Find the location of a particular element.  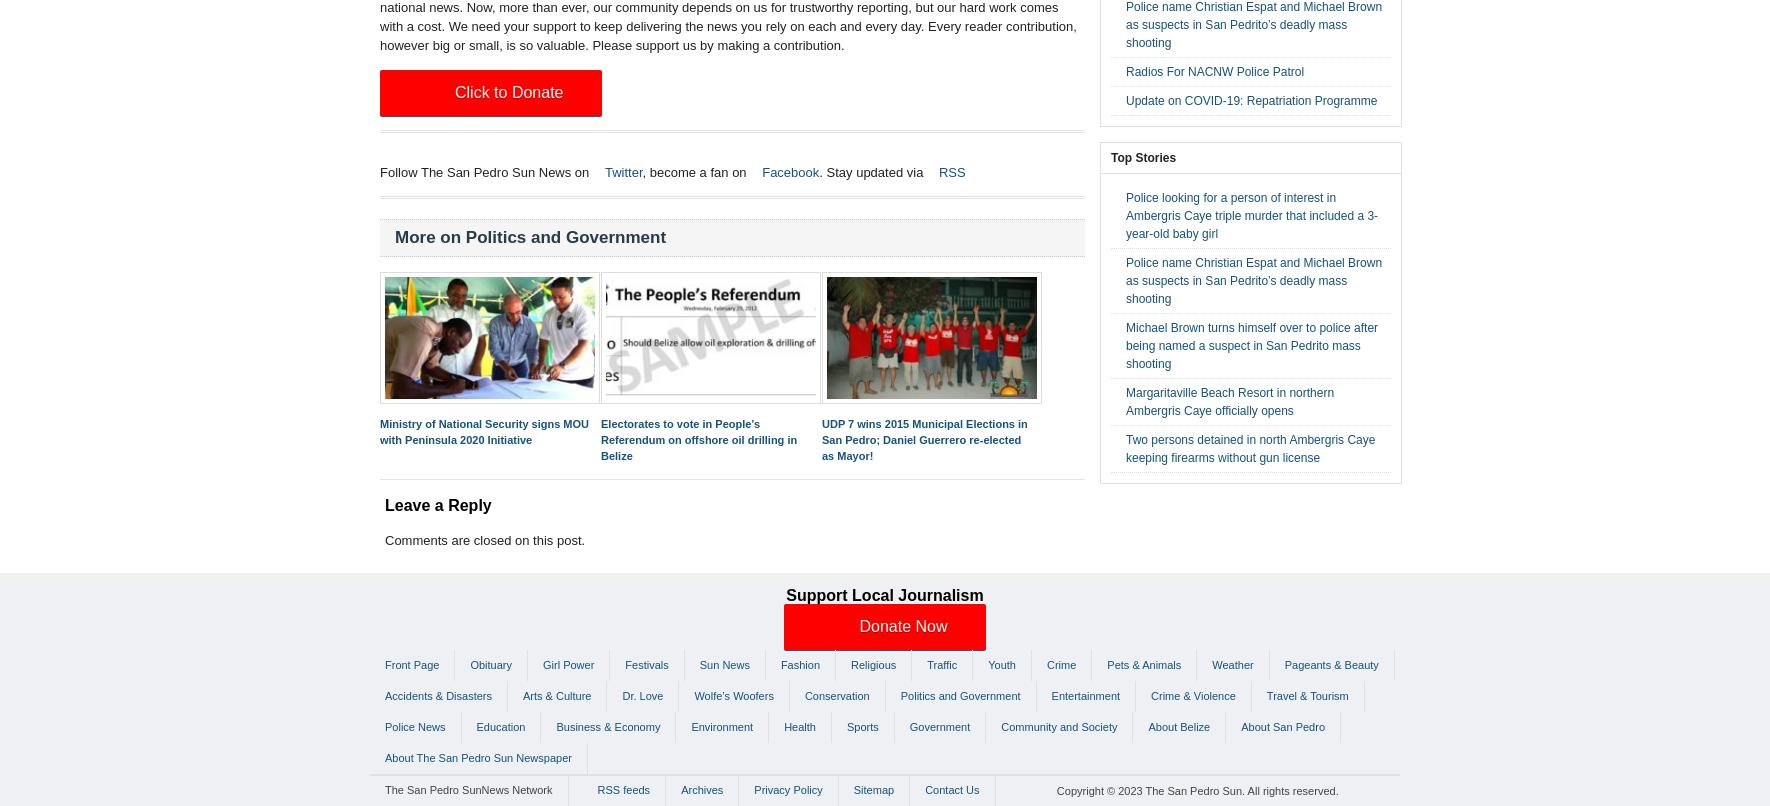

'Police looking for a person of interest in Ambergris Caye triple murder that included a 3-year-old baby girl' is located at coordinates (1126, 215).